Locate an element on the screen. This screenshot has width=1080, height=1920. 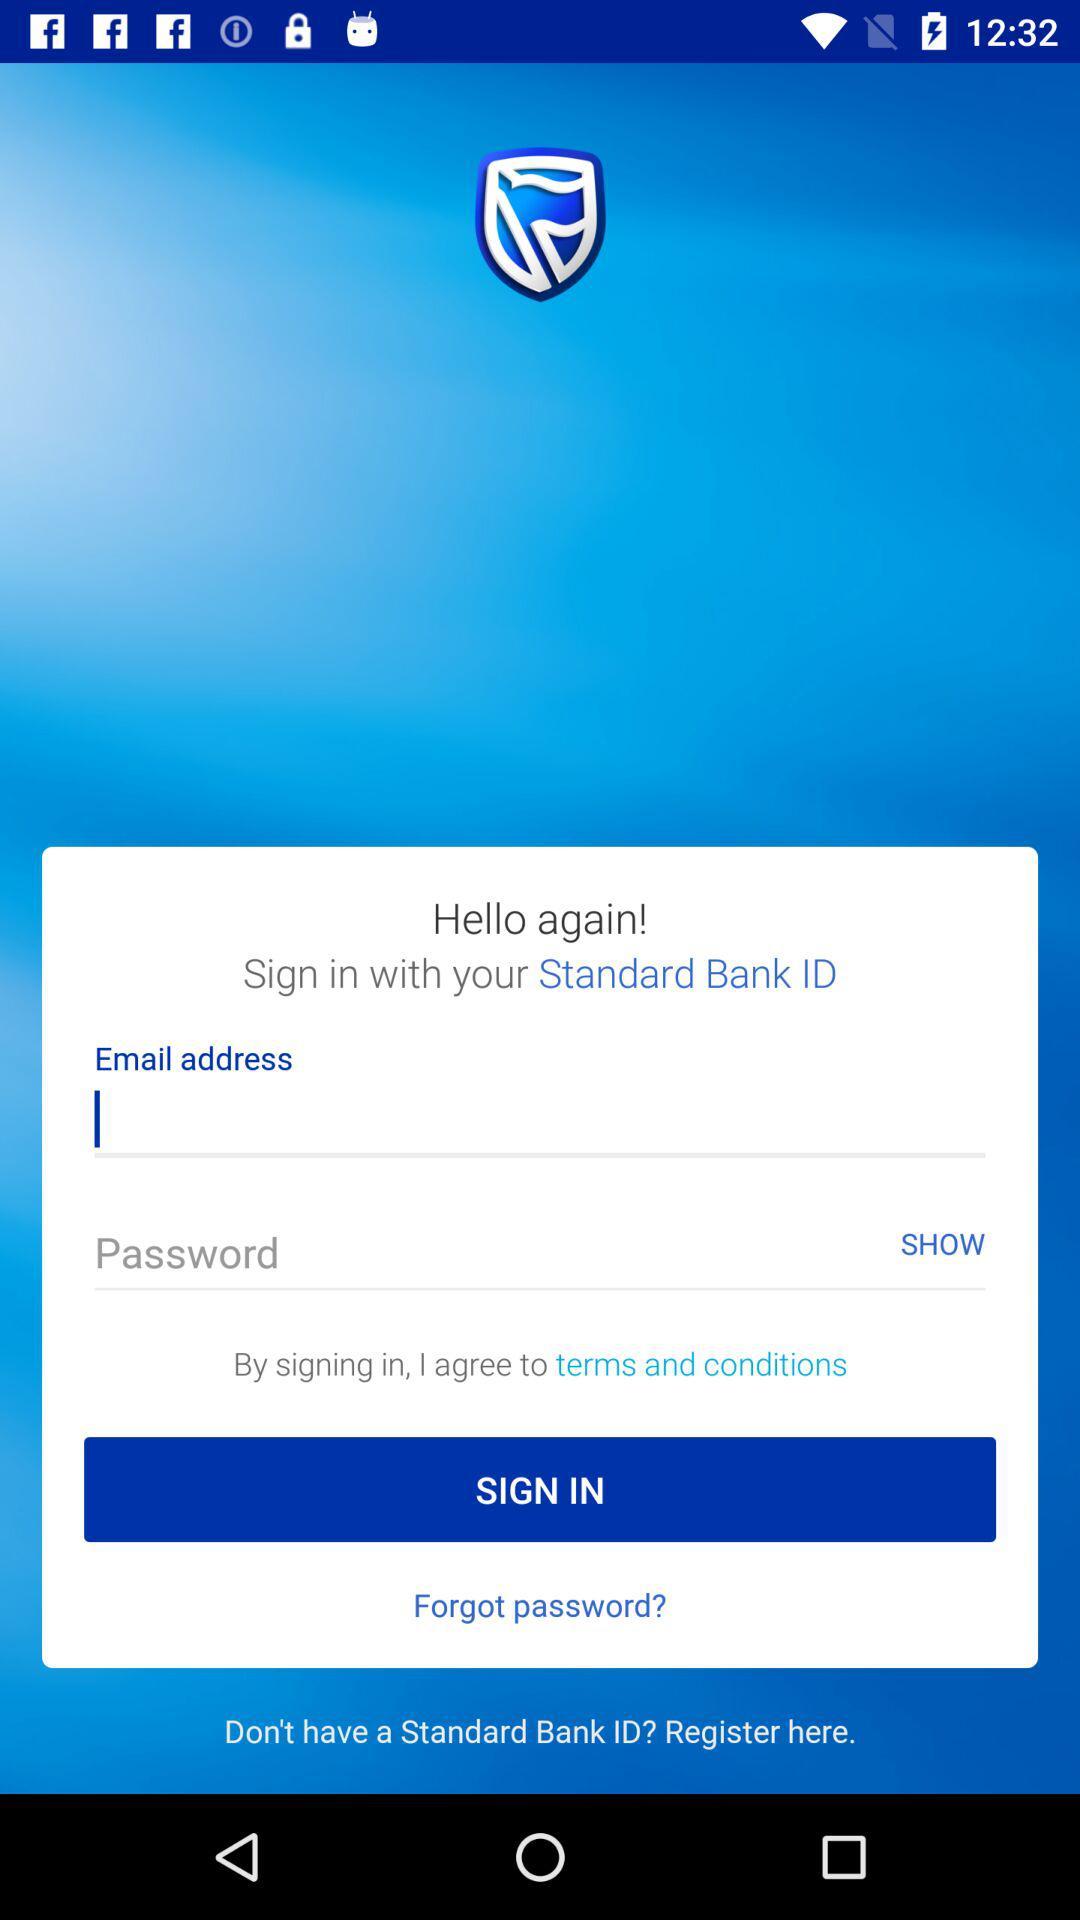
sign in is located at coordinates (540, 1489).